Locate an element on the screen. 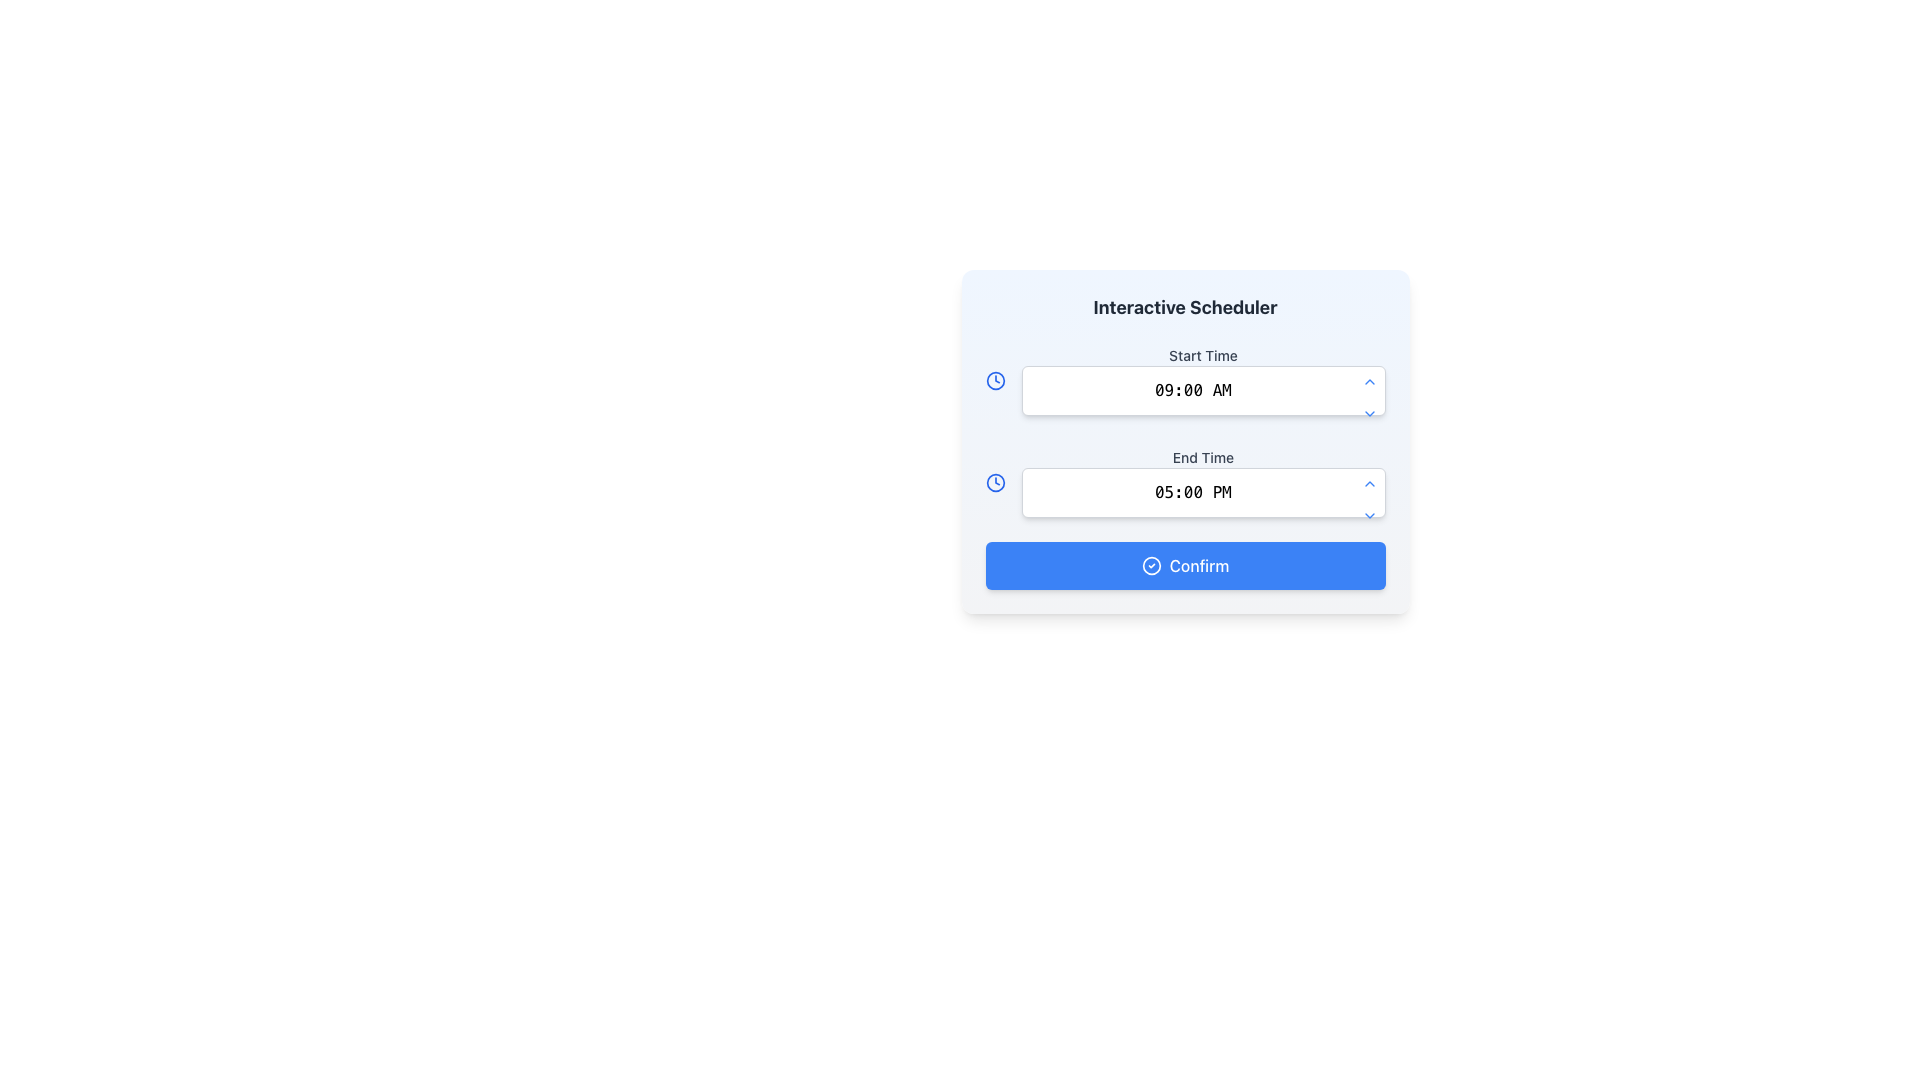 The image size is (1920, 1080). the text input field displaying '09:00 AM' to invoke the time picker dialog is located at coordinates (1202, 390).